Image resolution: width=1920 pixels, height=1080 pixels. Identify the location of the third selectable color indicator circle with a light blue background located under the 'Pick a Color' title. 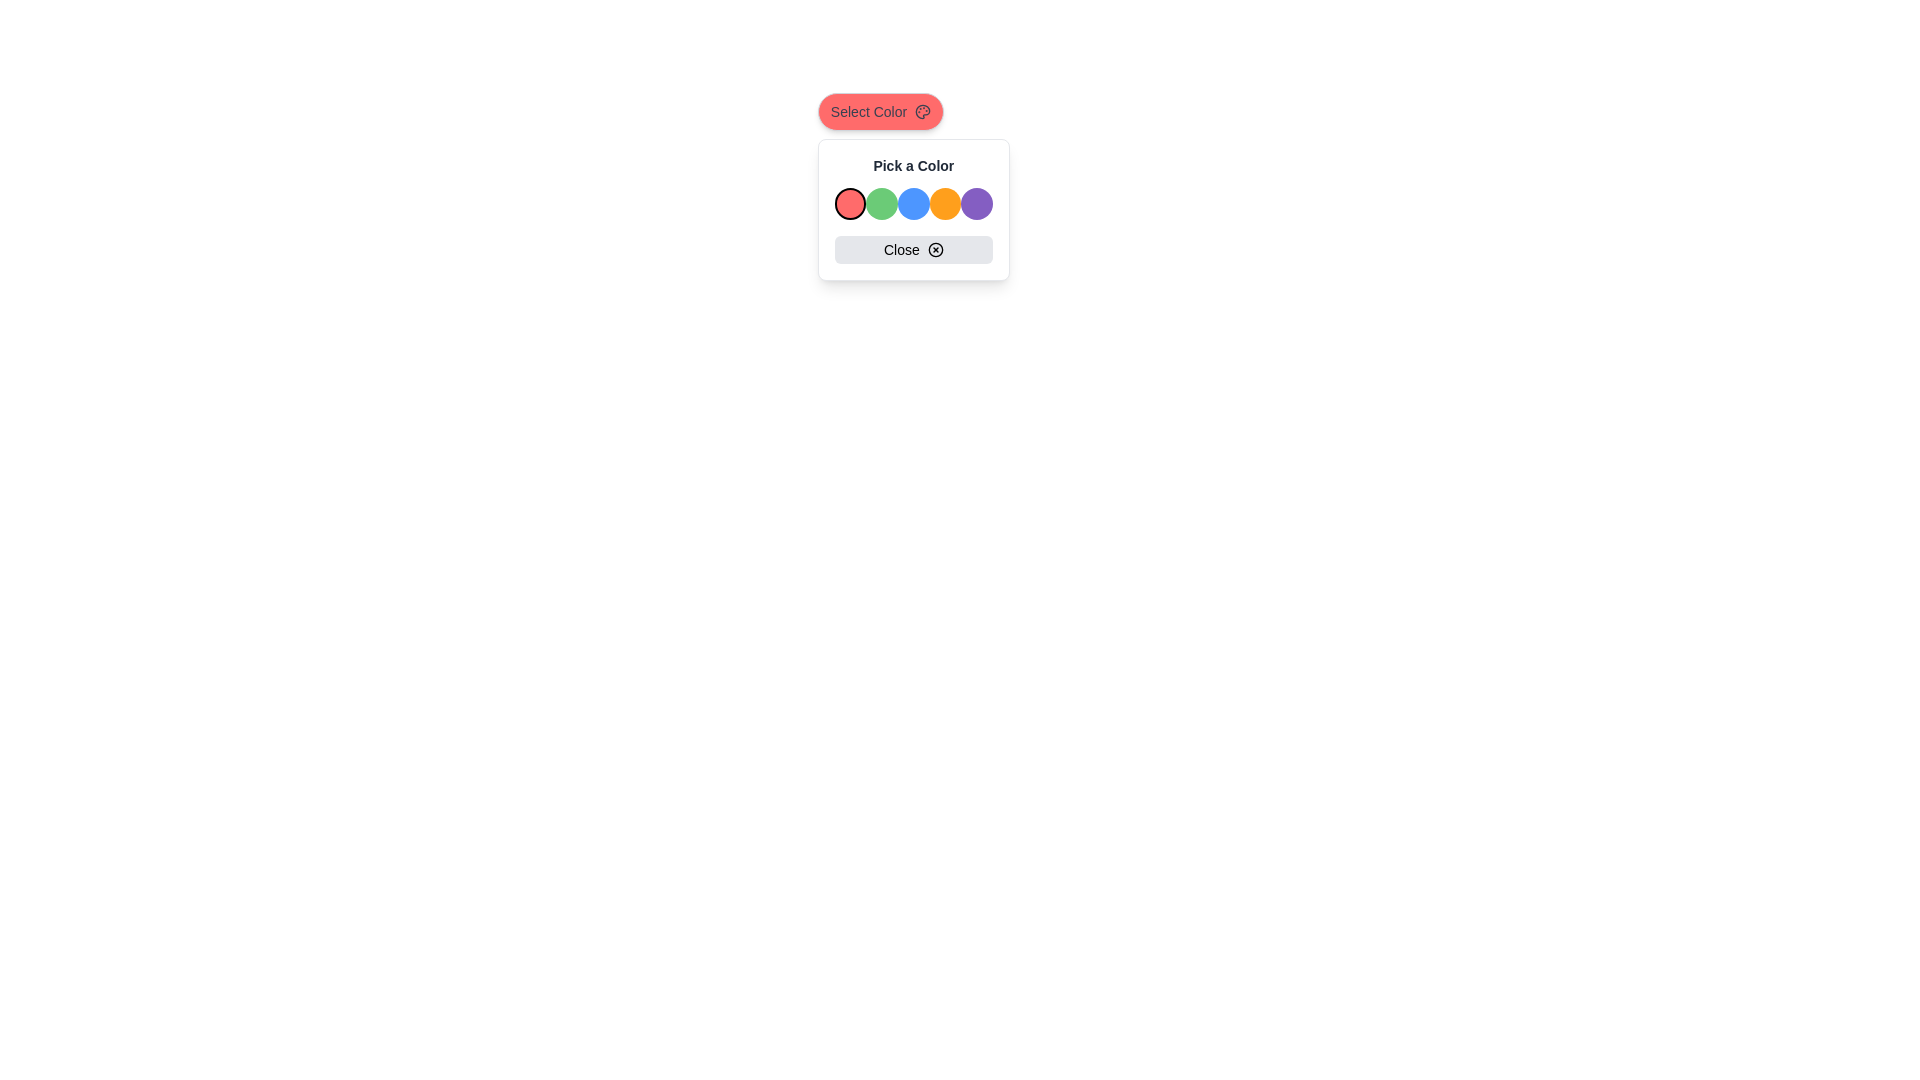
(912, 204).